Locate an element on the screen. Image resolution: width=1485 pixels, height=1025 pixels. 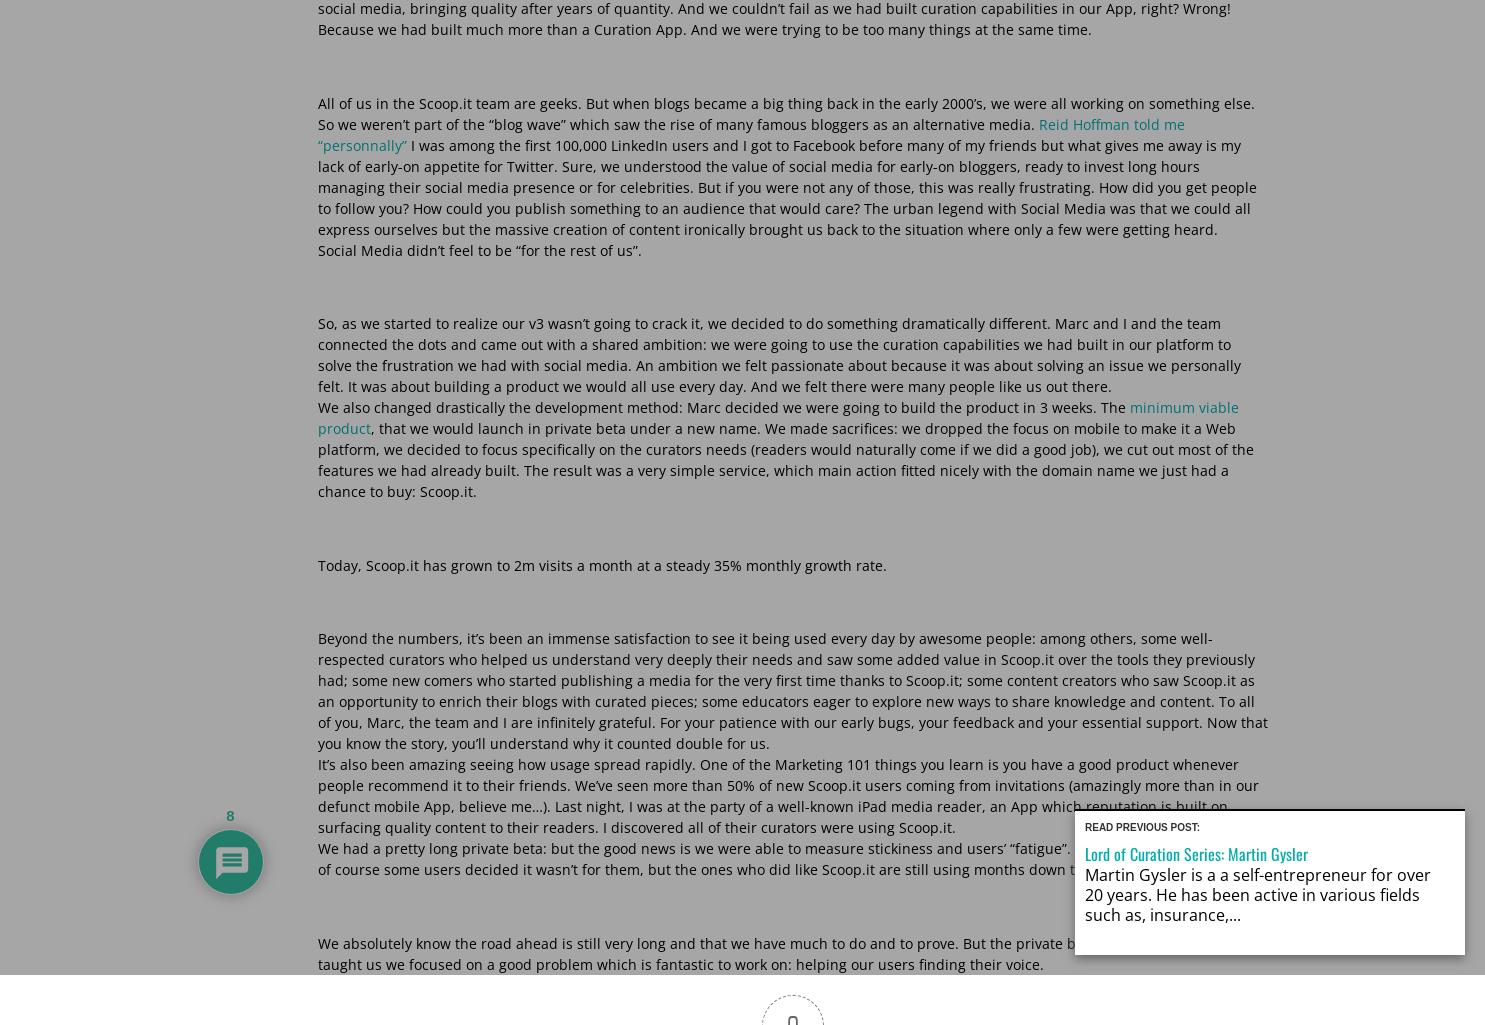
'Social Media didn’t feel to be “for the rest of us”.' is located at coordinates (478, 248).